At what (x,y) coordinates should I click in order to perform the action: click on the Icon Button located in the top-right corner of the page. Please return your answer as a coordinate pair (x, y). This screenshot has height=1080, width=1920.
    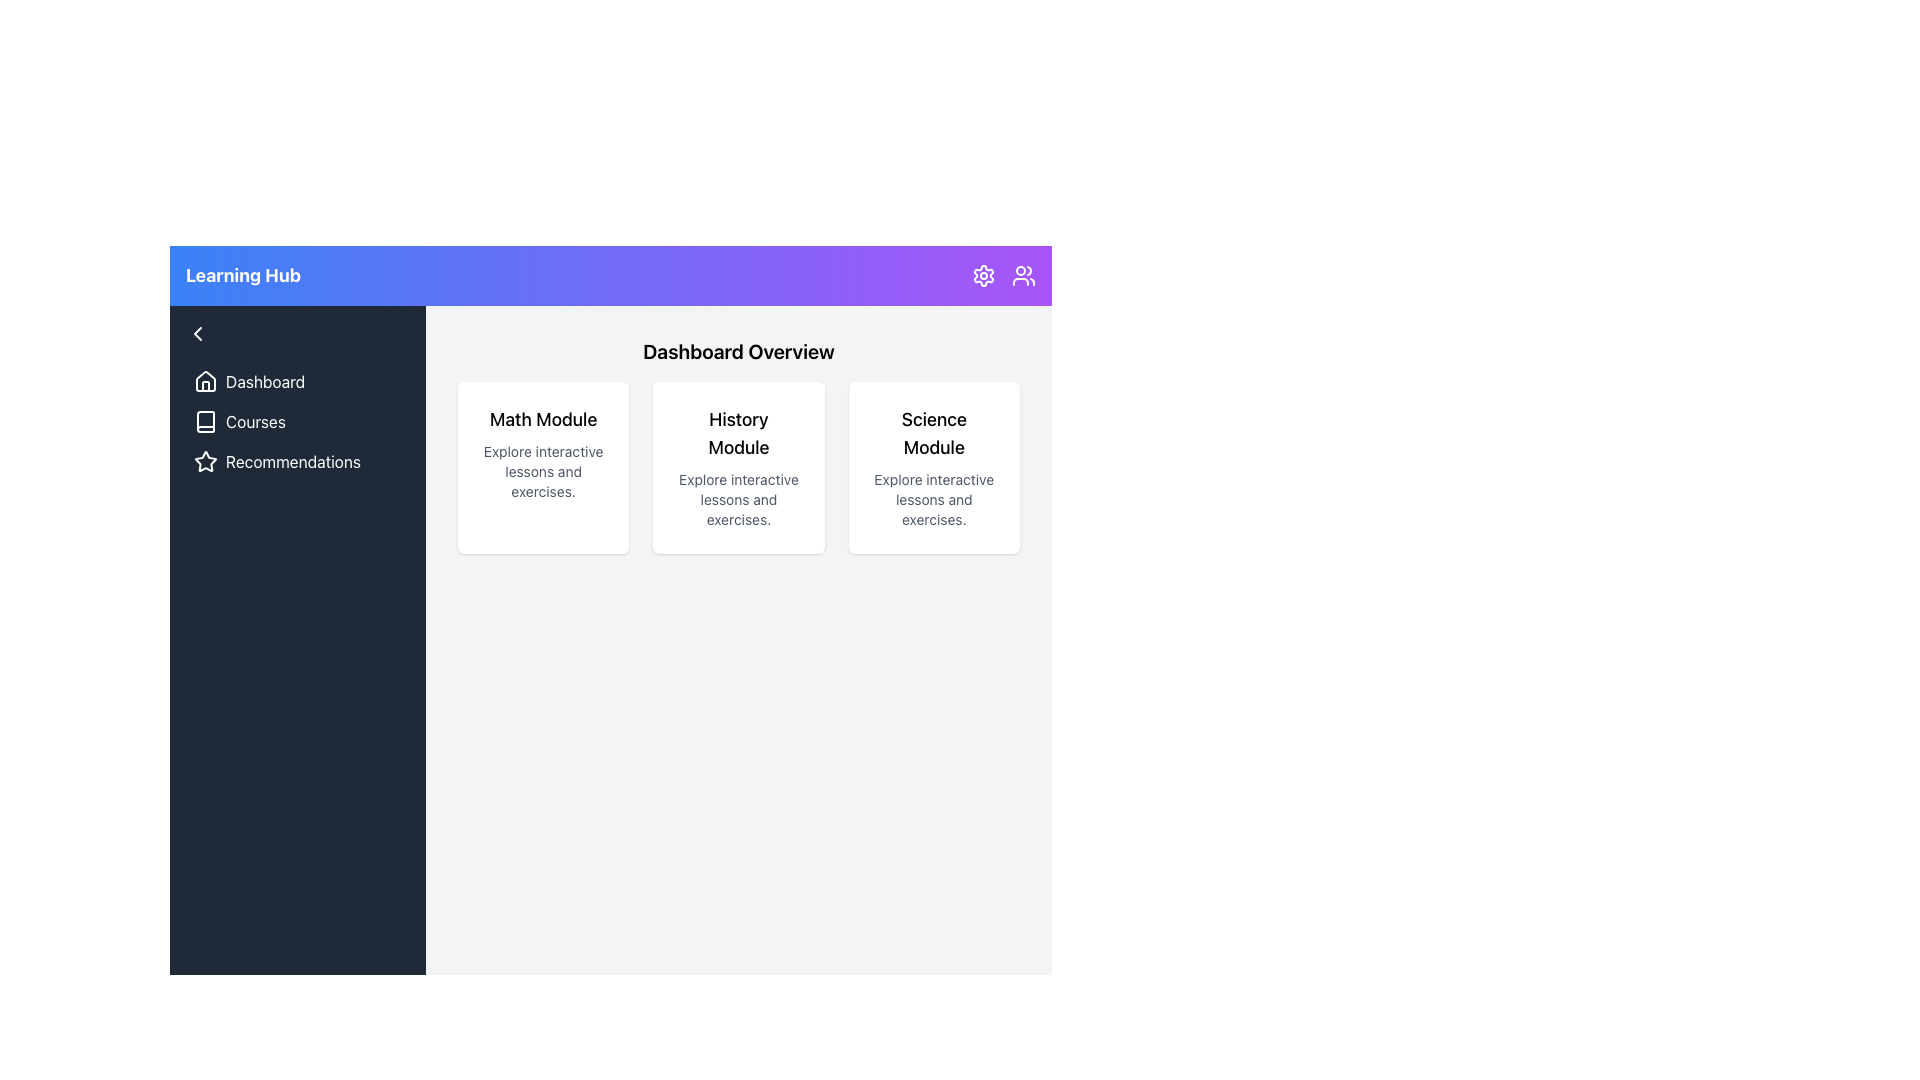
    Looking at the image, I should click on (983, 276).